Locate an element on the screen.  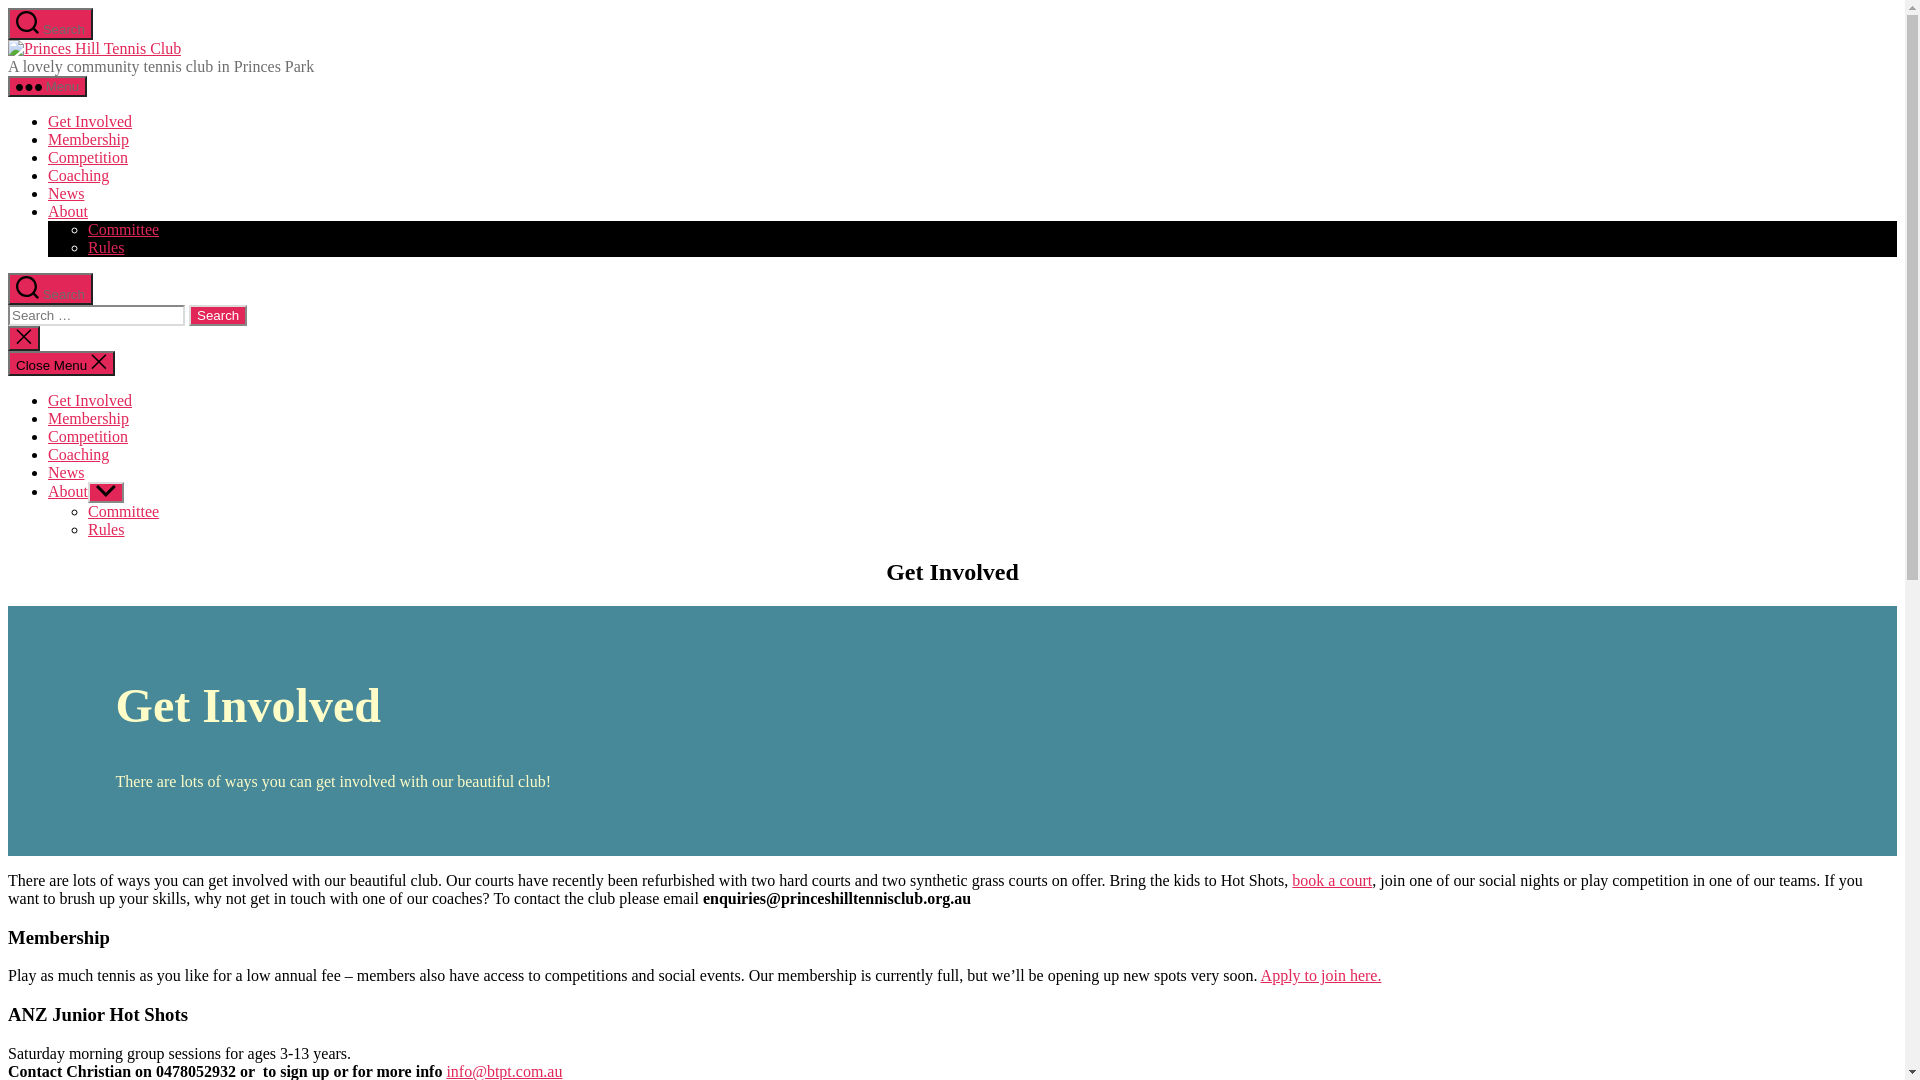
'Committee' is located at coordinates (122, 228).